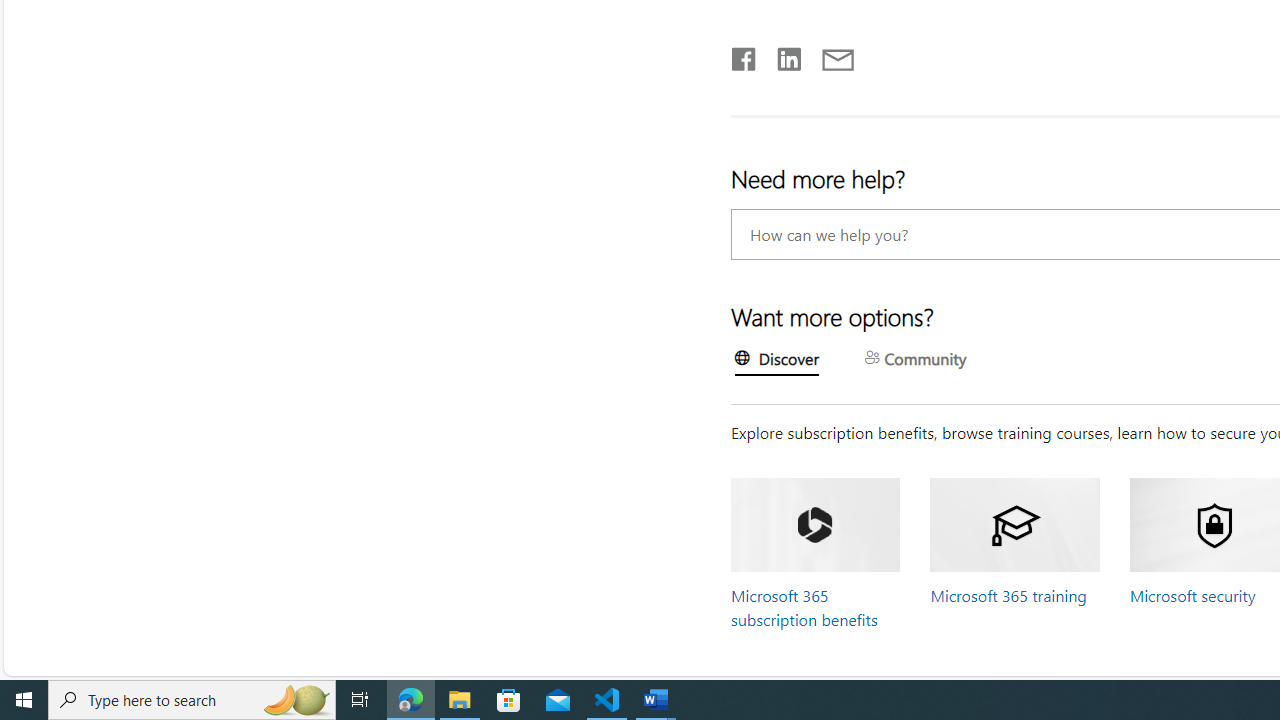 This screenshot has height=720, width=1280. Describe the element at coordinates (1192, 594) in the screenshot. I see `'Microsoft security'` at that location.